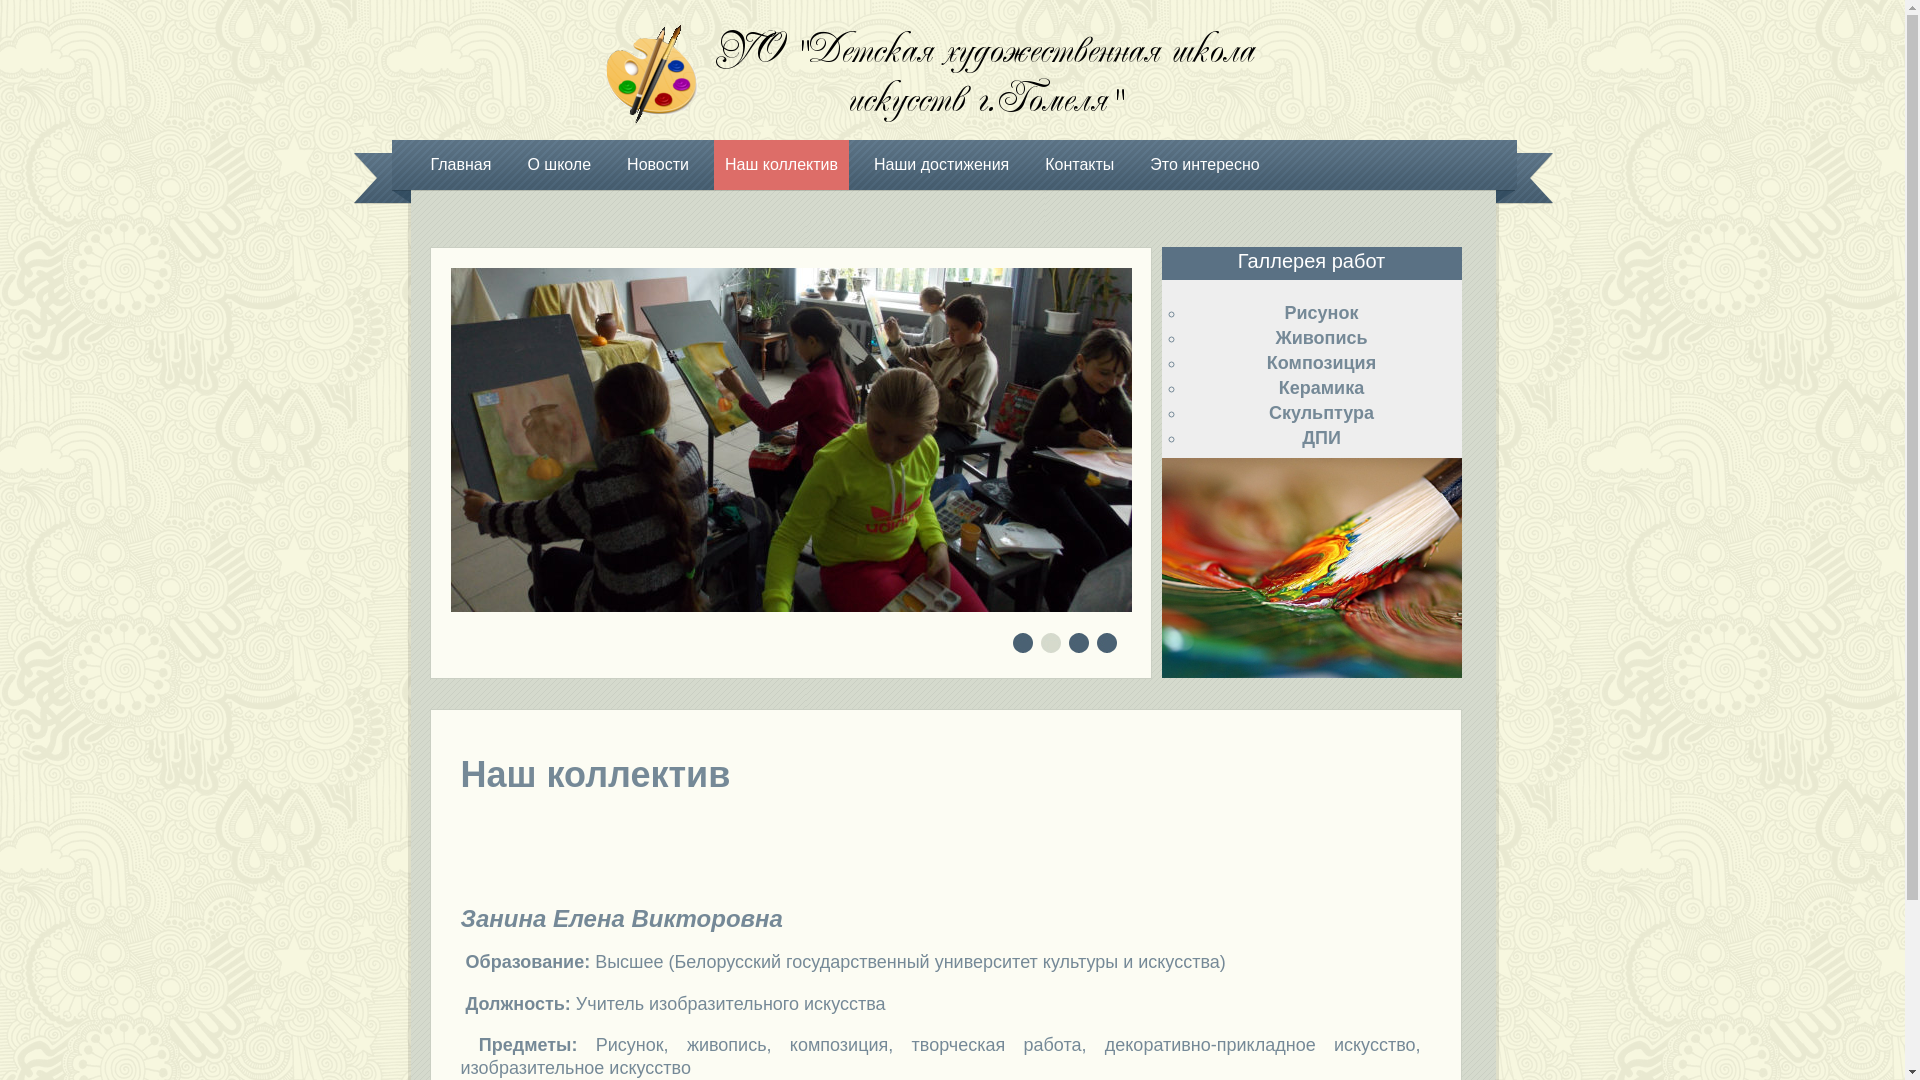 Image resolution: width=1920 pixels, height=1080 pixels. I want to click on '2', so click(1050, 644).